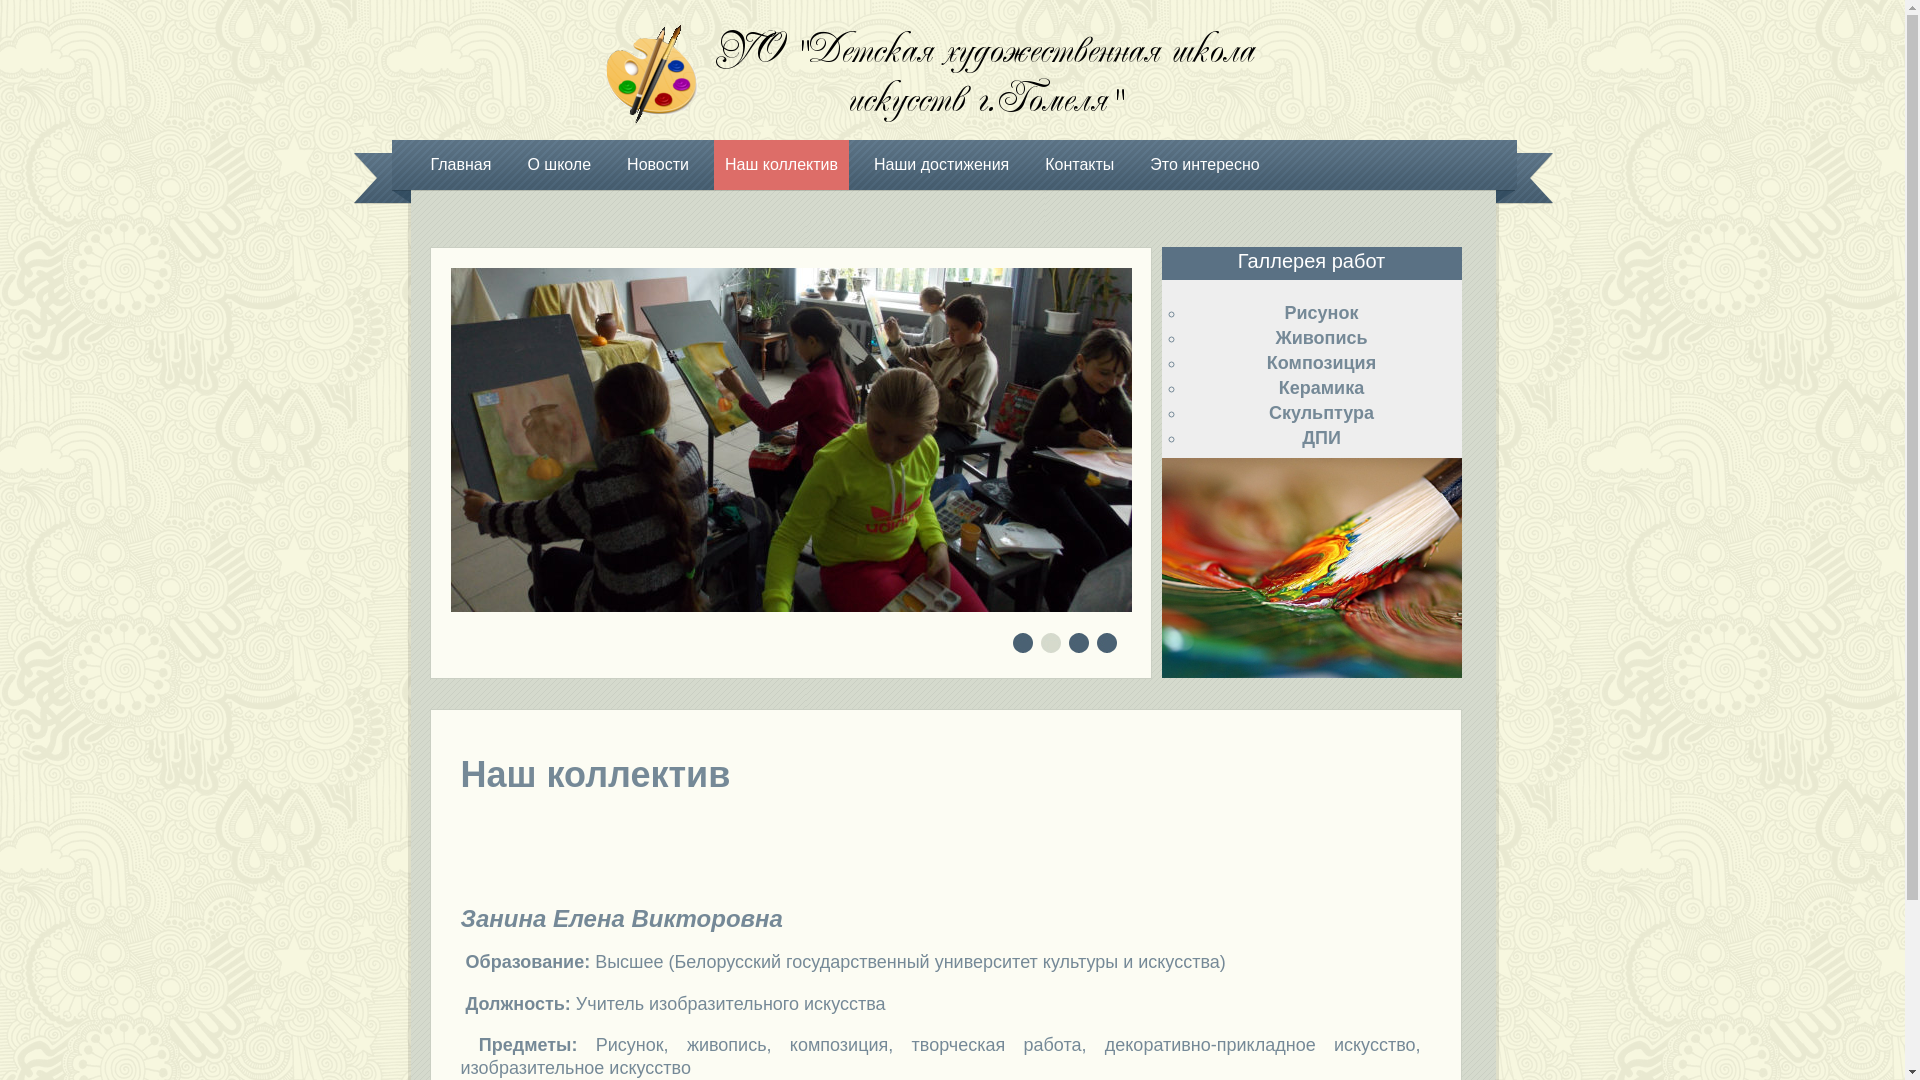 Image resolution: width=1920 pixels, height=1080 pixels. I want to click on '2', so click(1050, 644).